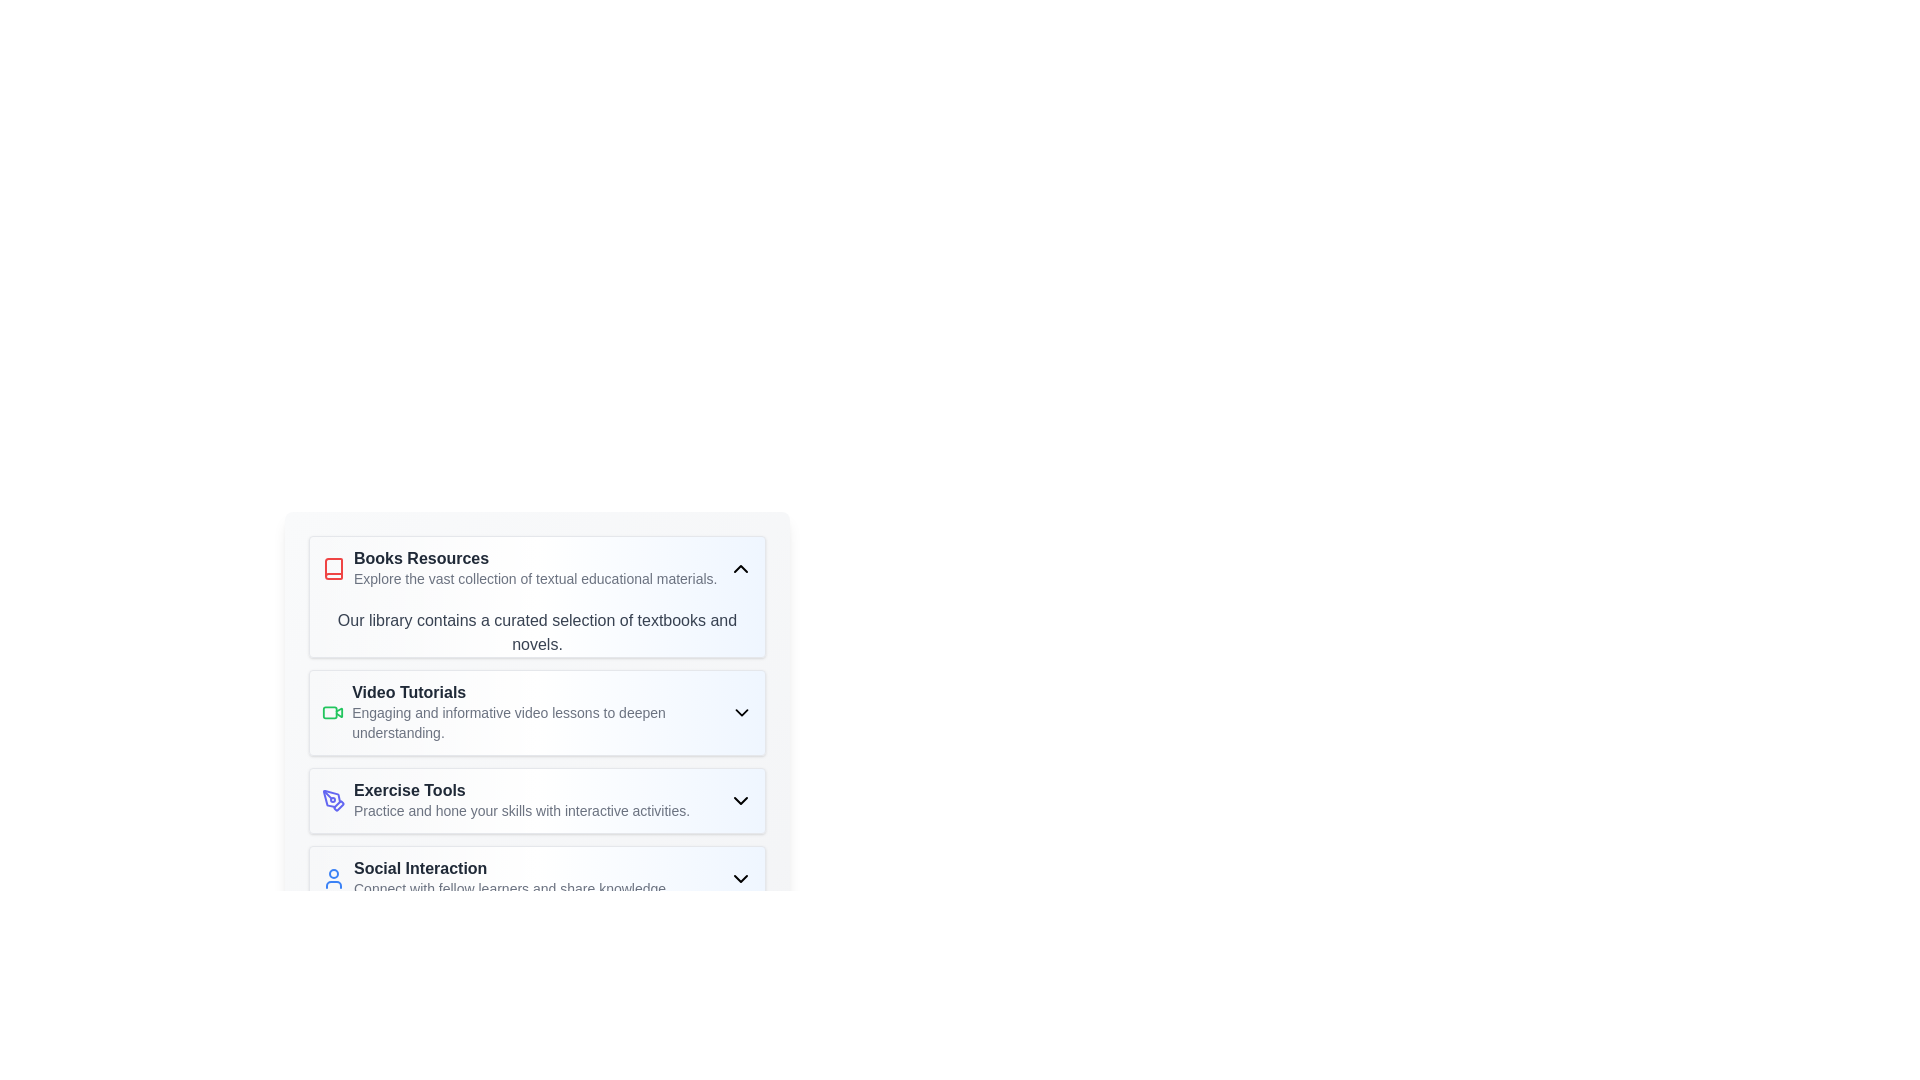  What do you see at coordinates (537, 632) in the screenshot?
I see `the static text that describes the offerings in the 'Books Resources' section, positioned under the header 'Books Resources' and above 'Video Tutorials'` at bounding box center [537, 632].